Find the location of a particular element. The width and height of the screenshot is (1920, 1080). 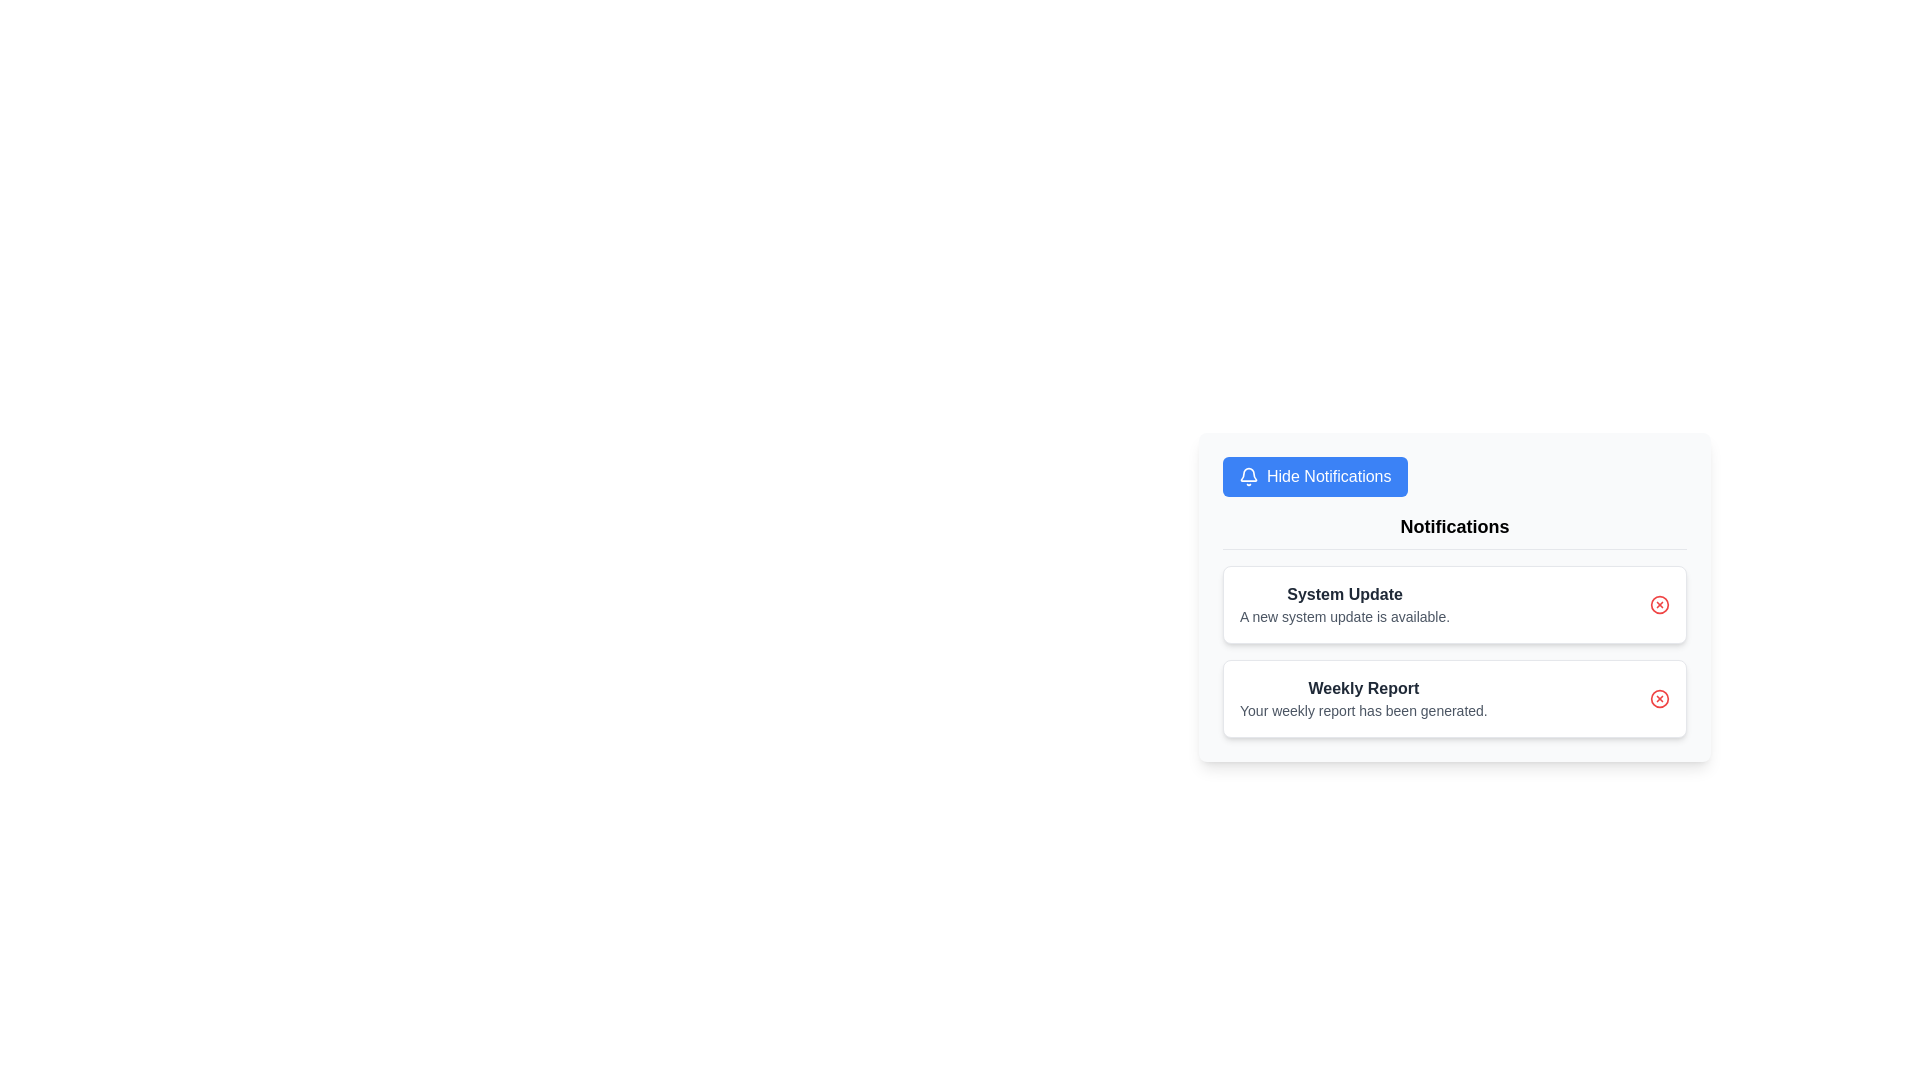

the first notification entry in the notifications section that informs the user about the availability of a new system update is located at coordinates (1345, 604).